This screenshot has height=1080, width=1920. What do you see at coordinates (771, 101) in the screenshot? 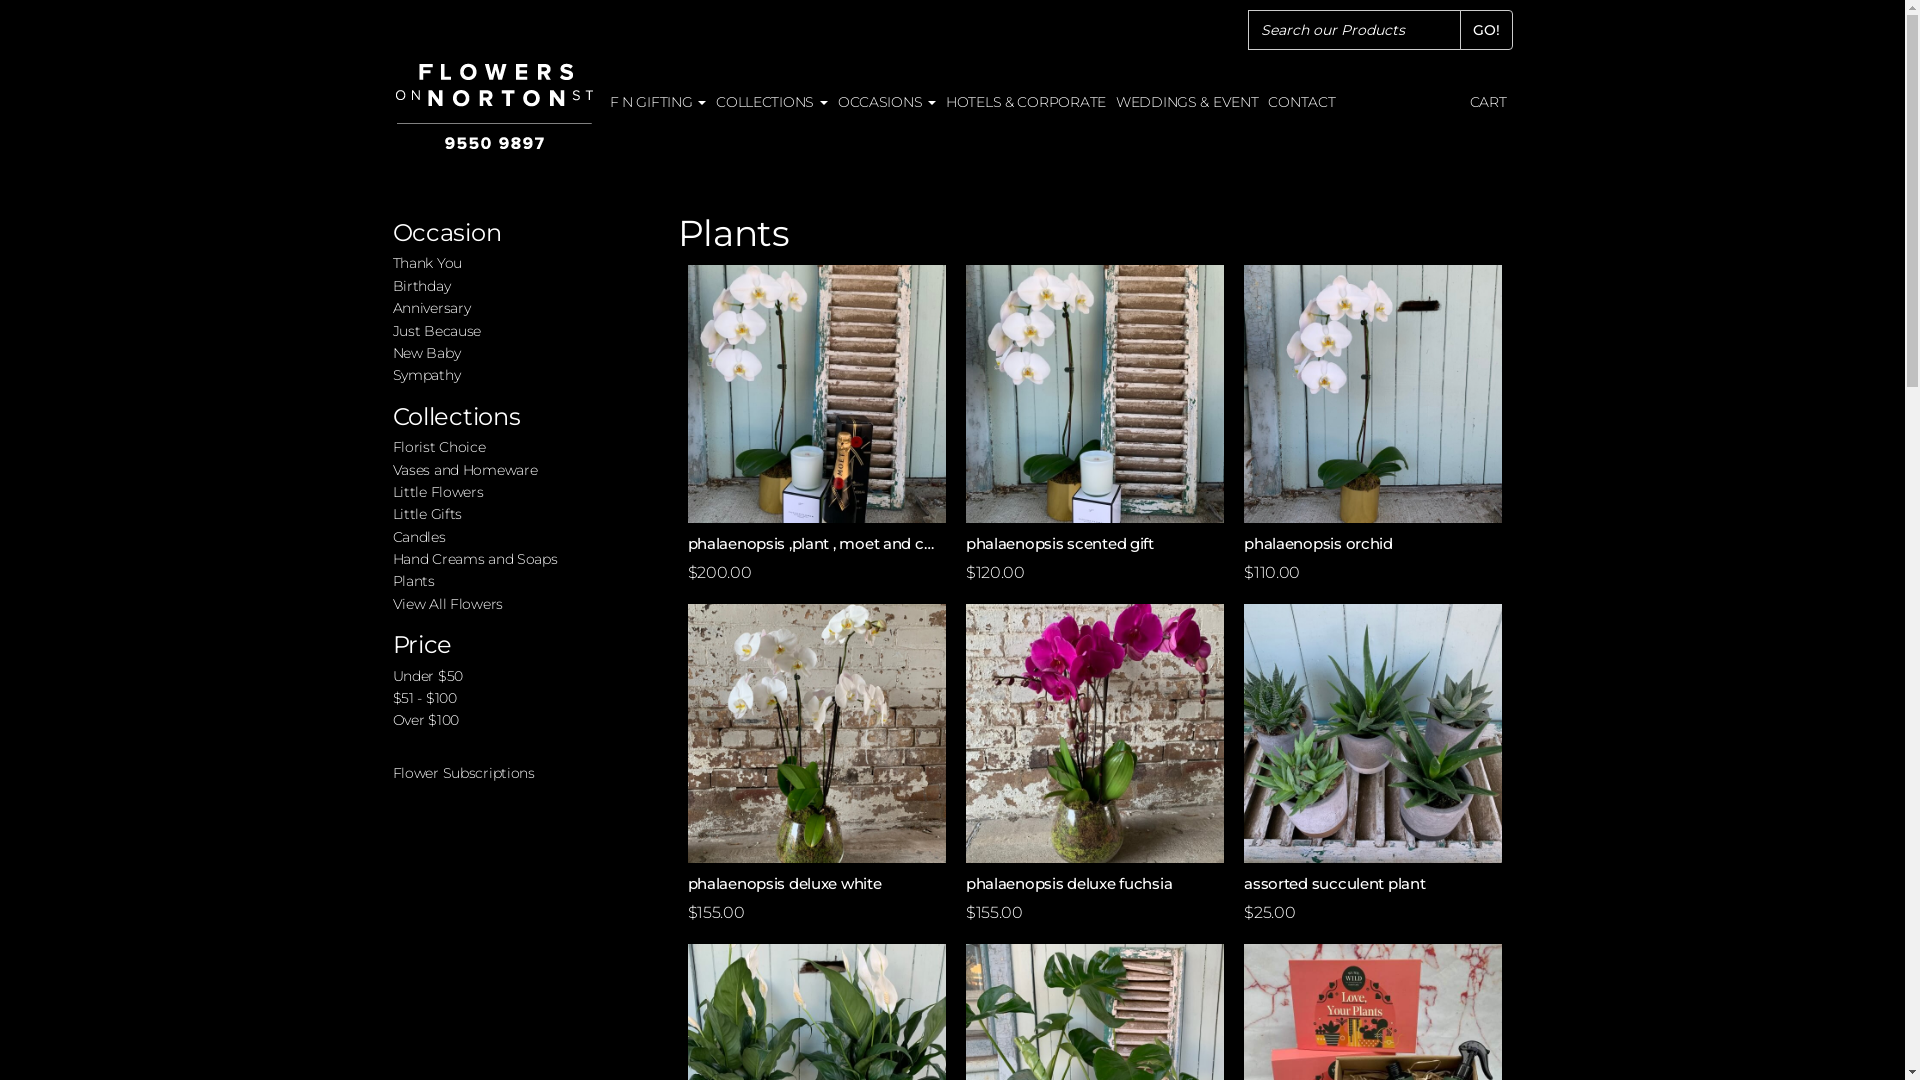
I see `'COLLECTIONS'` at bounding box center [771, 101].